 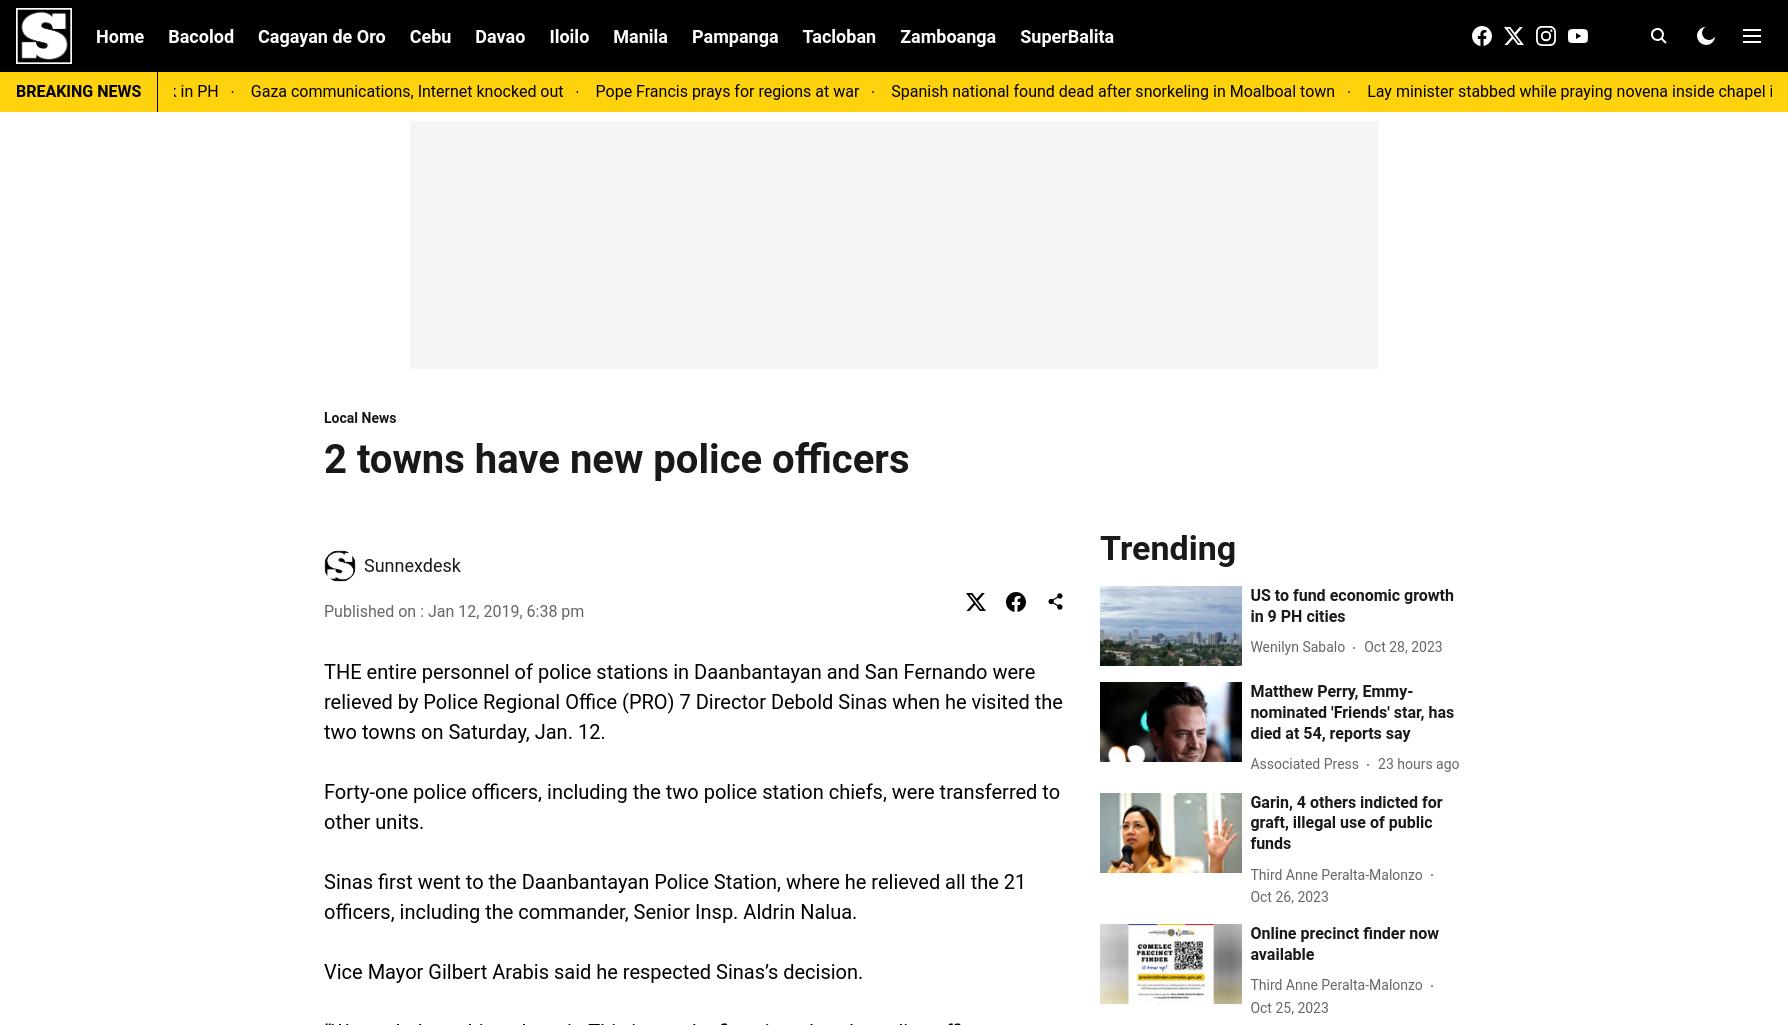 What do you see at coordinates (1352, 710) in the screenshot?
I see `'Matthew Perry, Emmy-nominated 'Friends' star, has died at 54, reports say'` at bounding box center [1352, 710].